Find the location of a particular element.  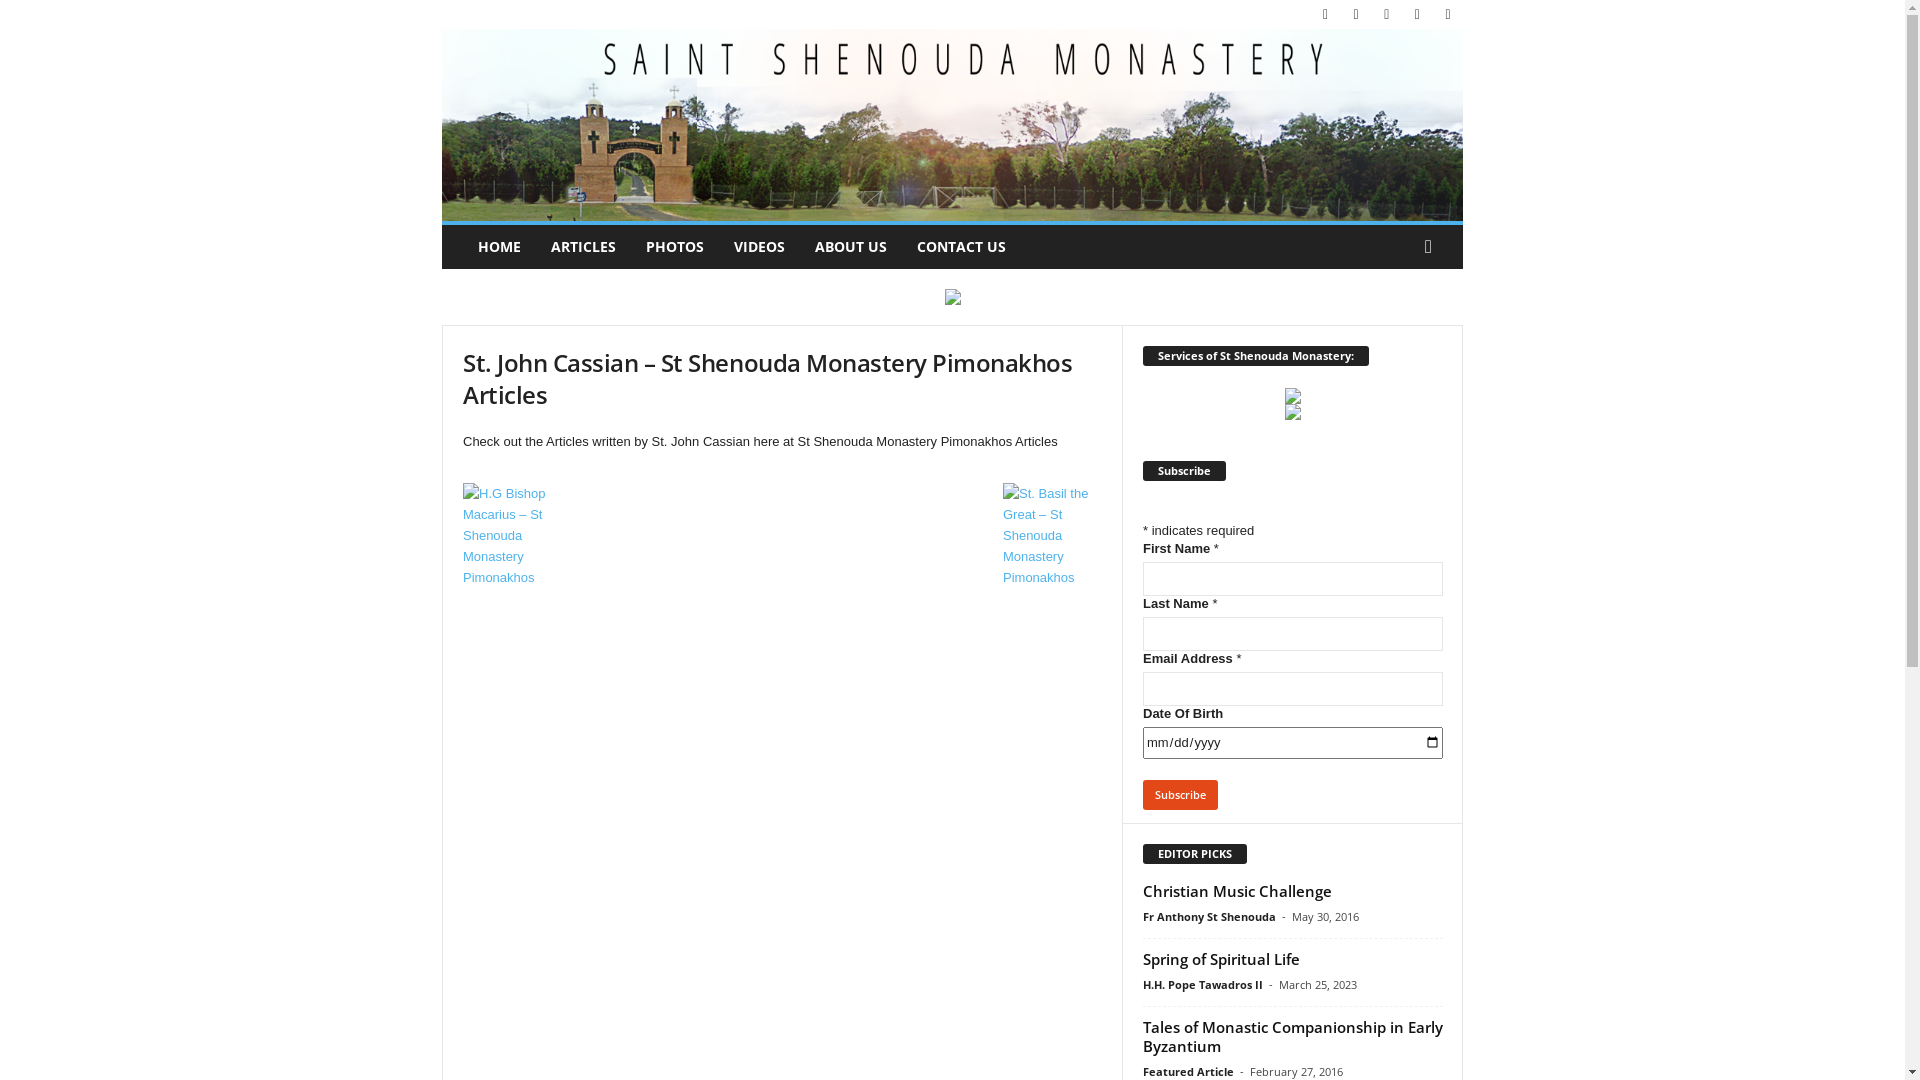

'Subscribe' is located at coordinates (1180, 793).